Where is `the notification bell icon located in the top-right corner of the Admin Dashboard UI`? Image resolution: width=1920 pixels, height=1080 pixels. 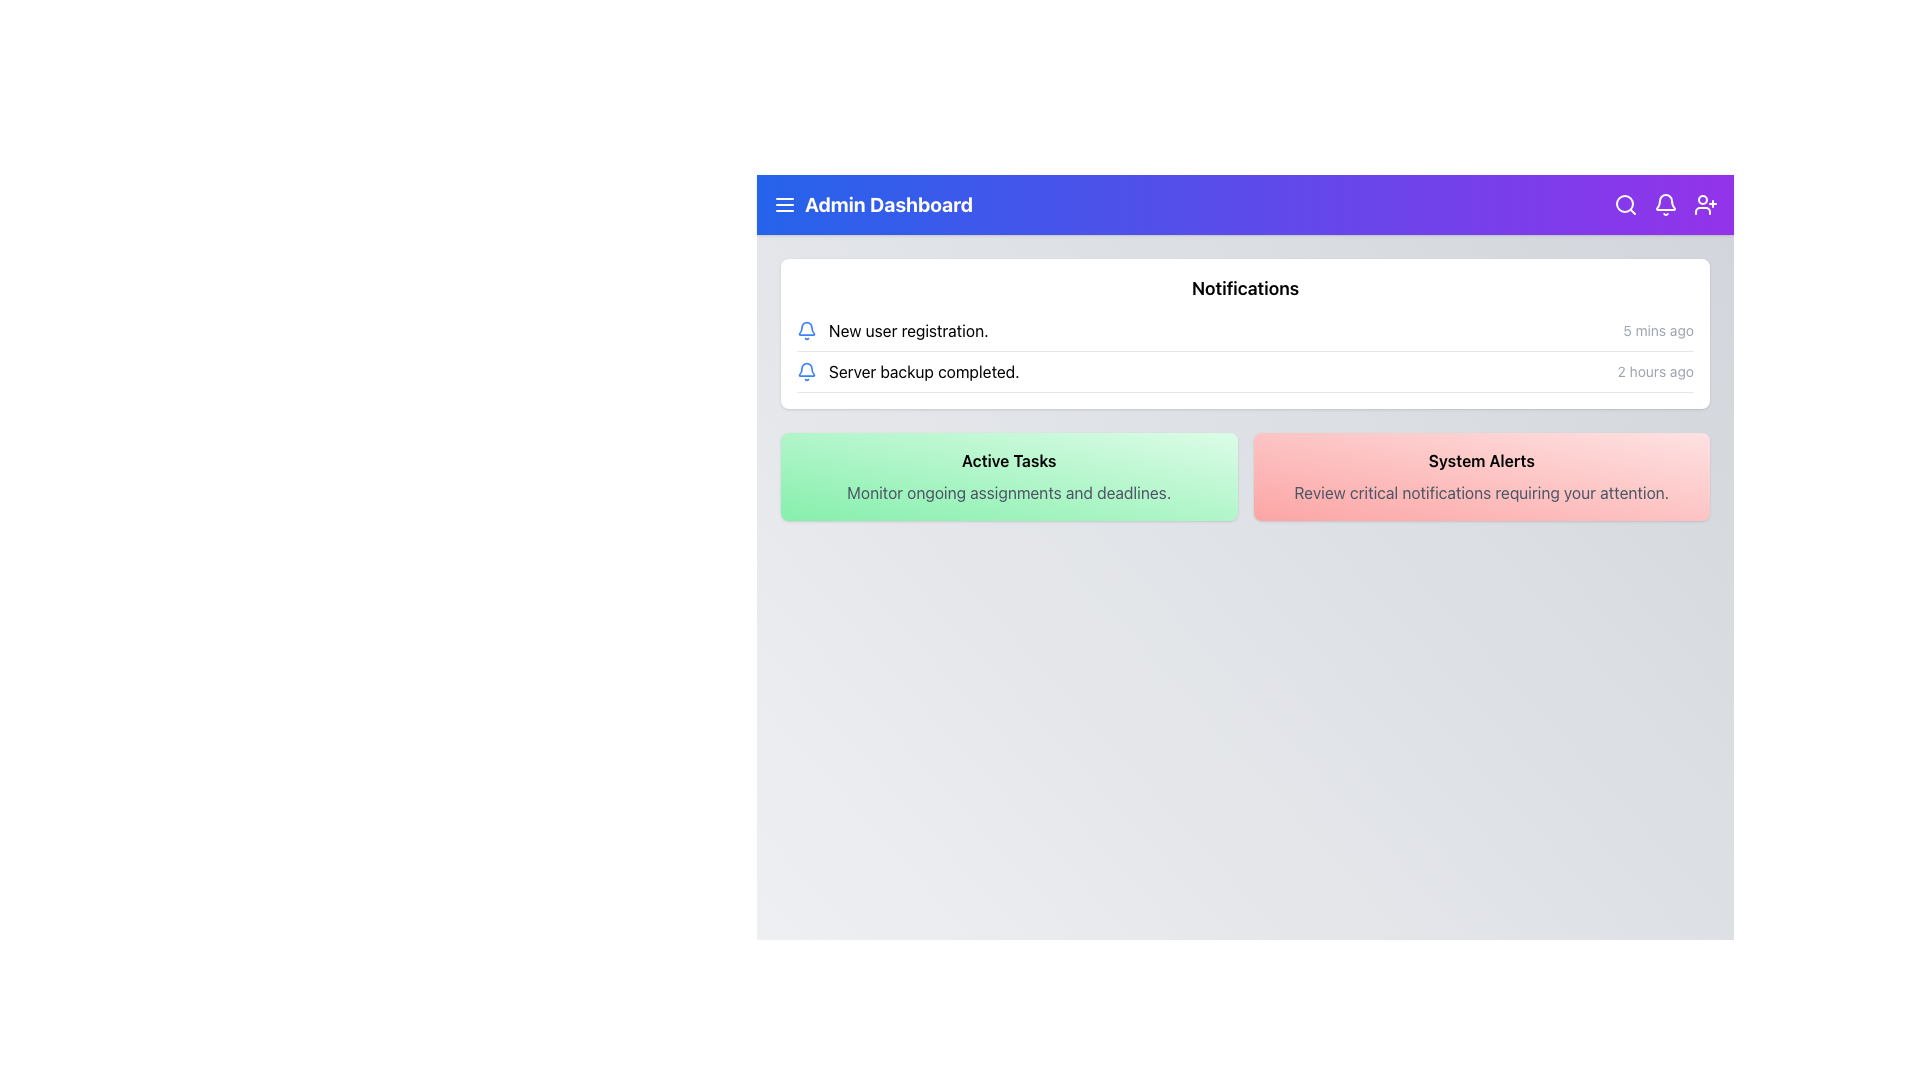 the notification bell icon located in the top-right corner of the Admin Dashboard UI is located at coordinates (1665, 204).